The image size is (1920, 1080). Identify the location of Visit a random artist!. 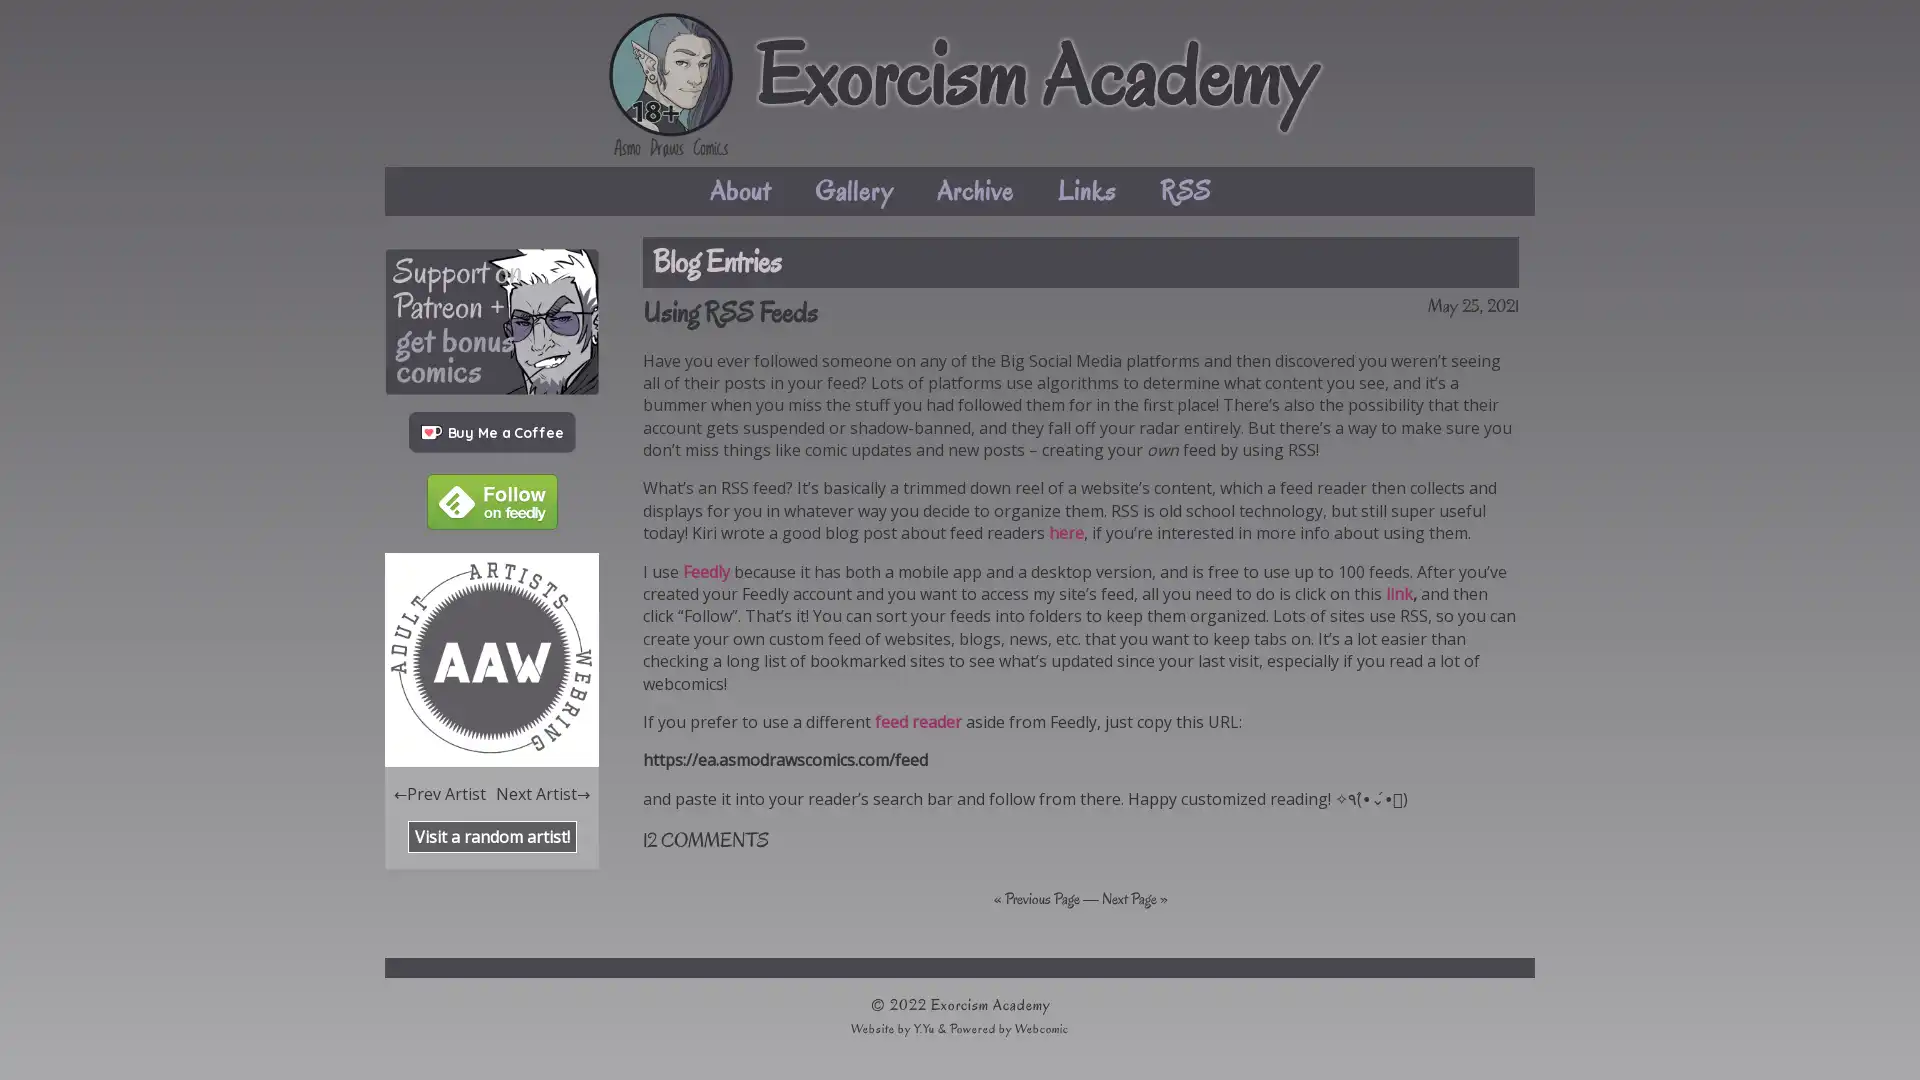
(491, 836).